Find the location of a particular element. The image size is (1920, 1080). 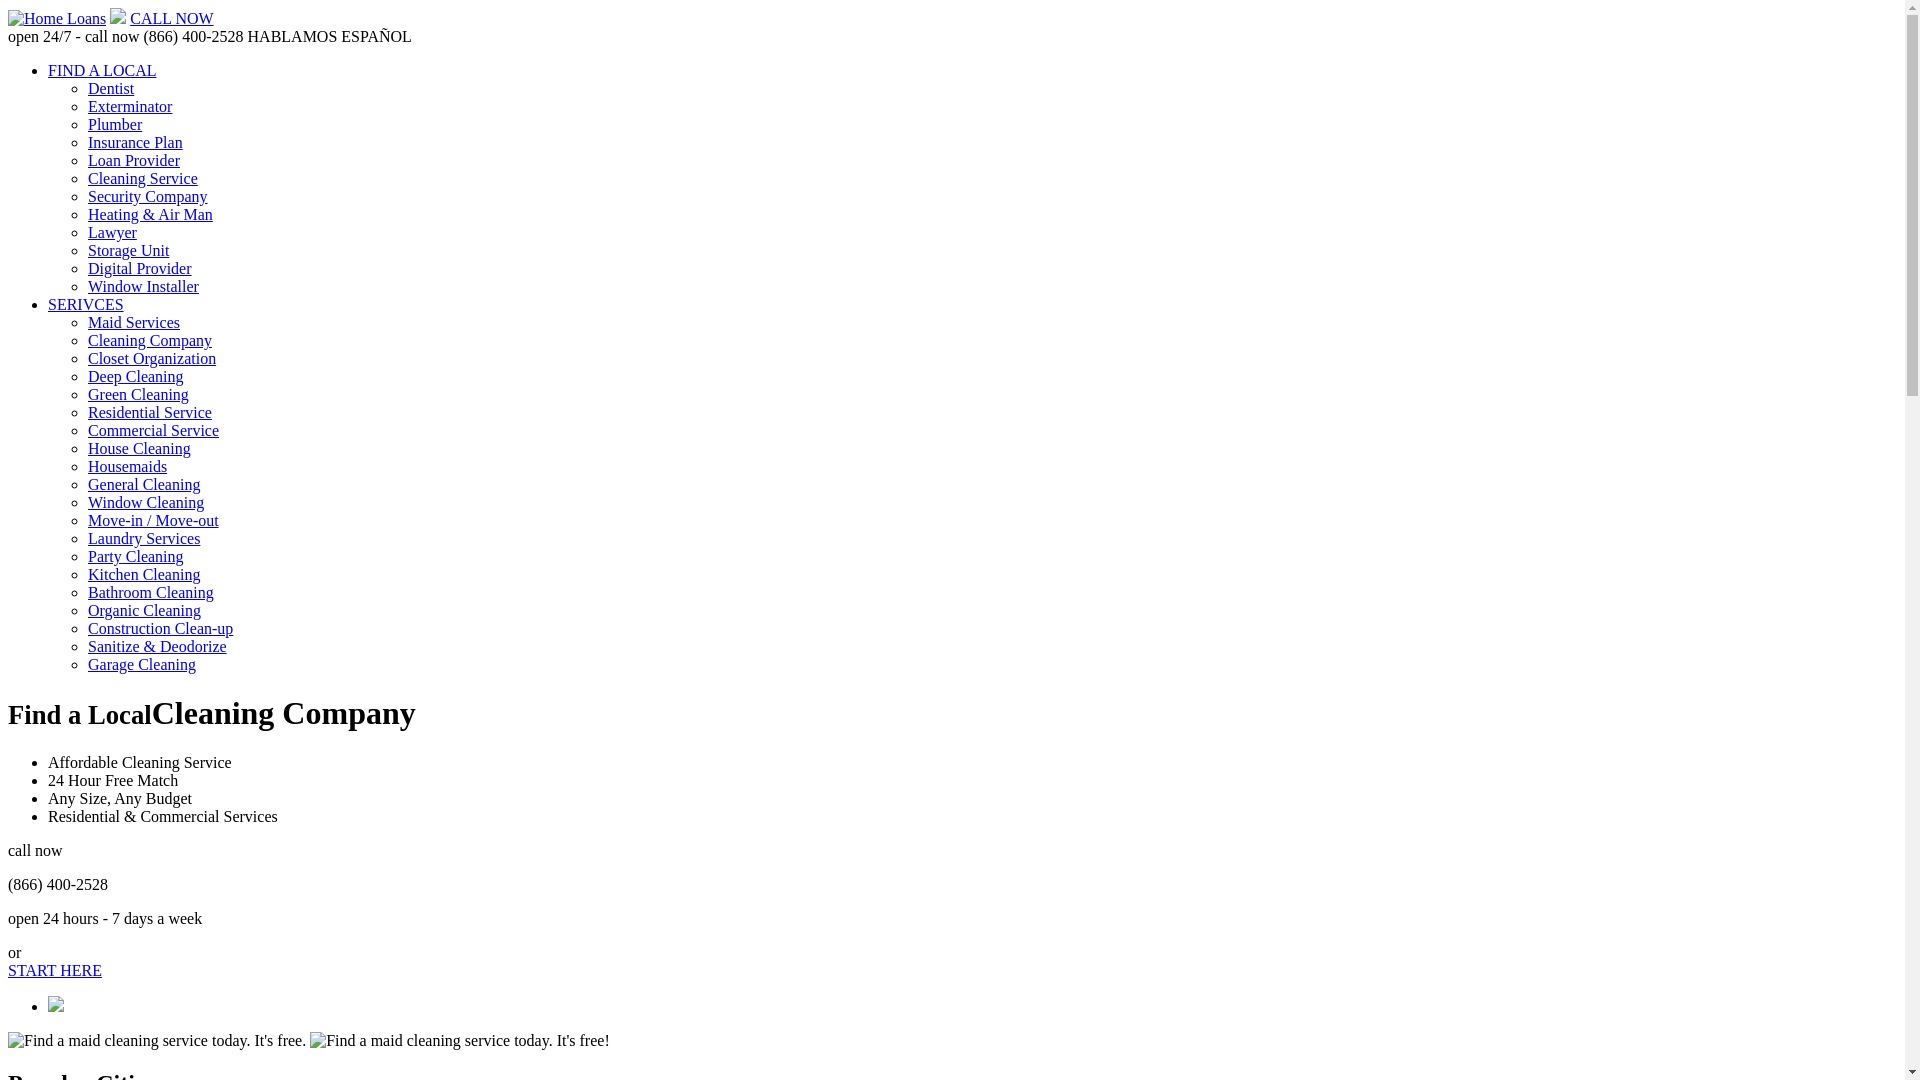

'Laundry Services' is located at coordinates (86, 537).